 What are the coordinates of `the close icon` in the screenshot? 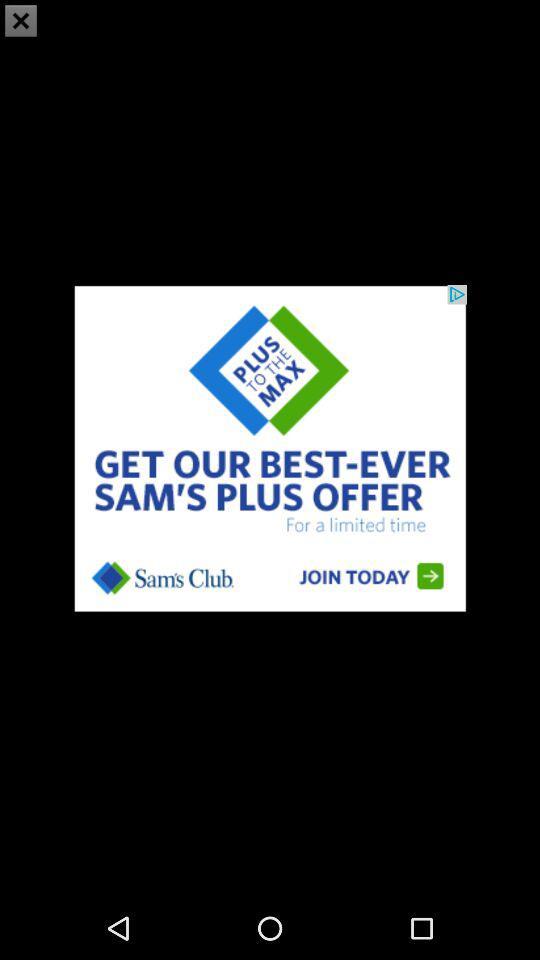 It's located at (20, 21).